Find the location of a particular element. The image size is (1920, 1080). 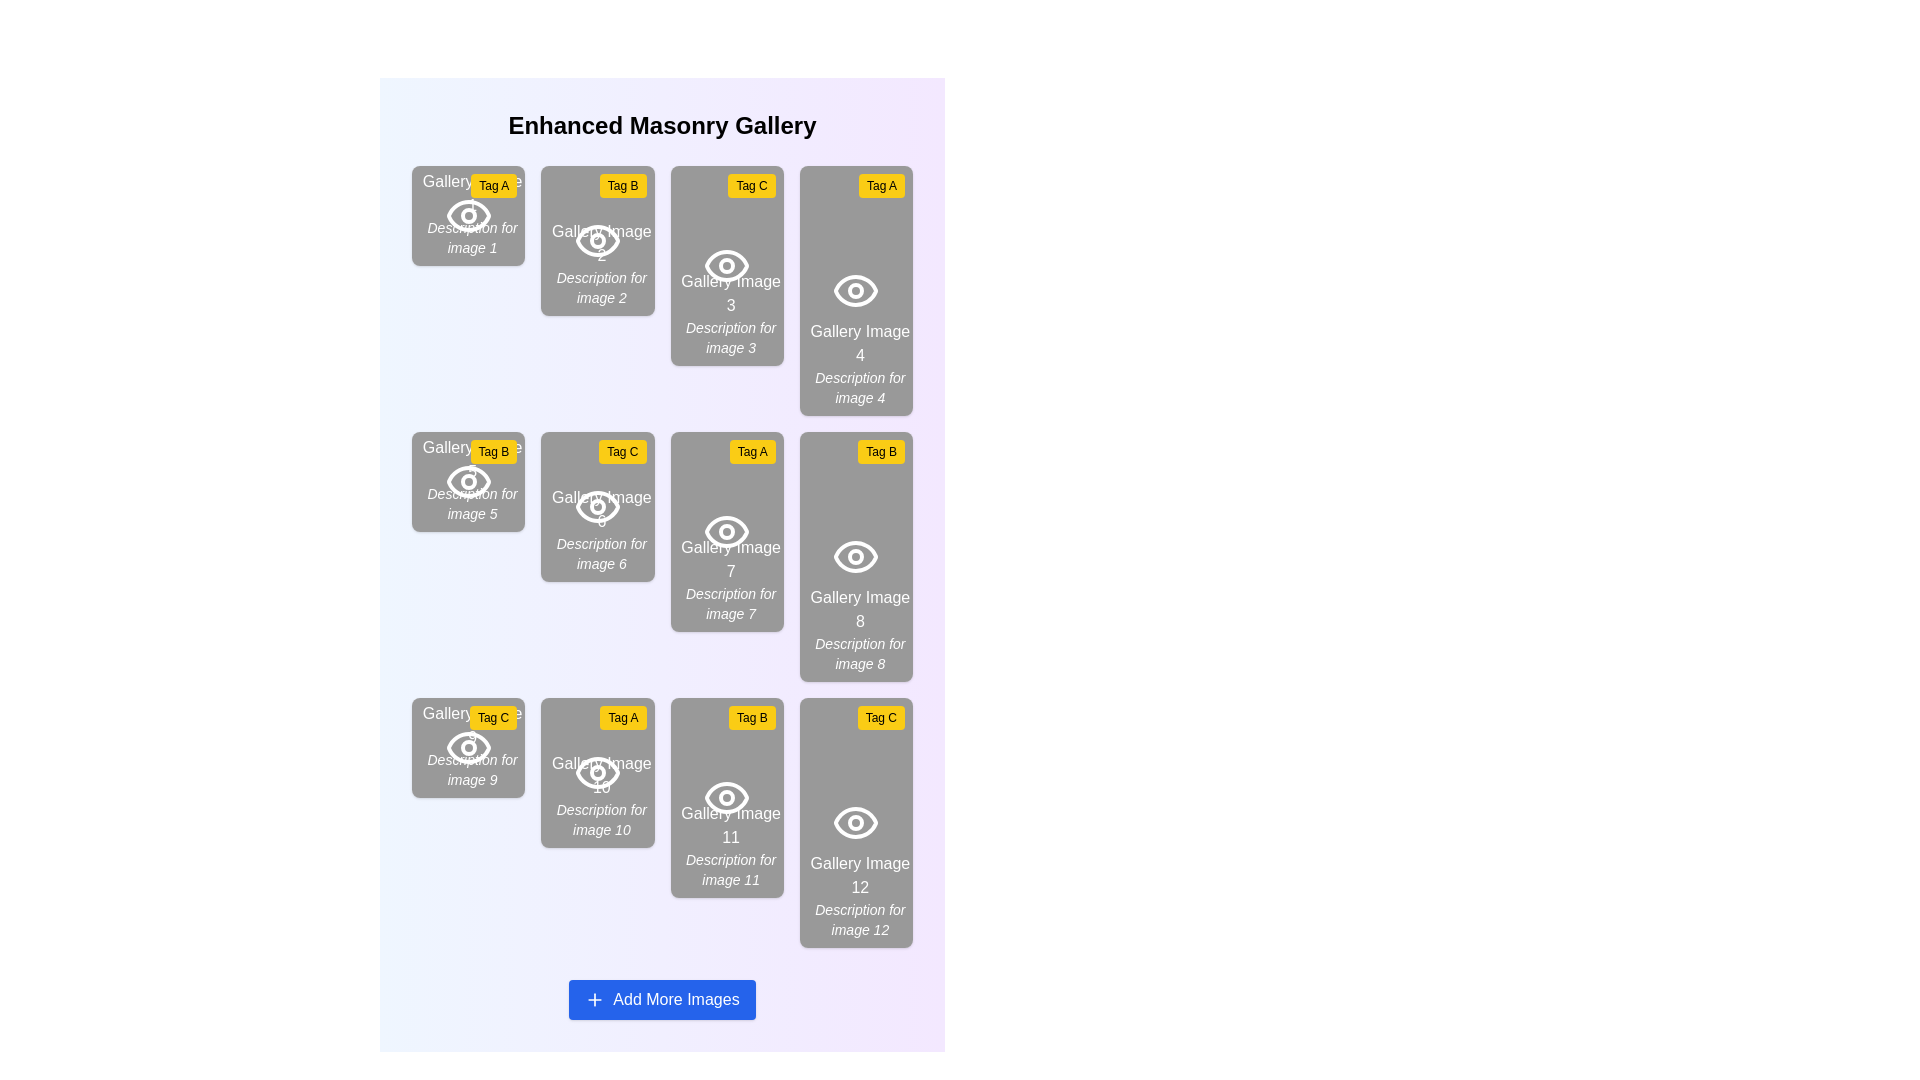

text from the Tag or Label with a bright yellow background displaying 'Tag C', located at the top-right corner of the box containing 'Gallery Image 9' is located at coordinates (493, 716).